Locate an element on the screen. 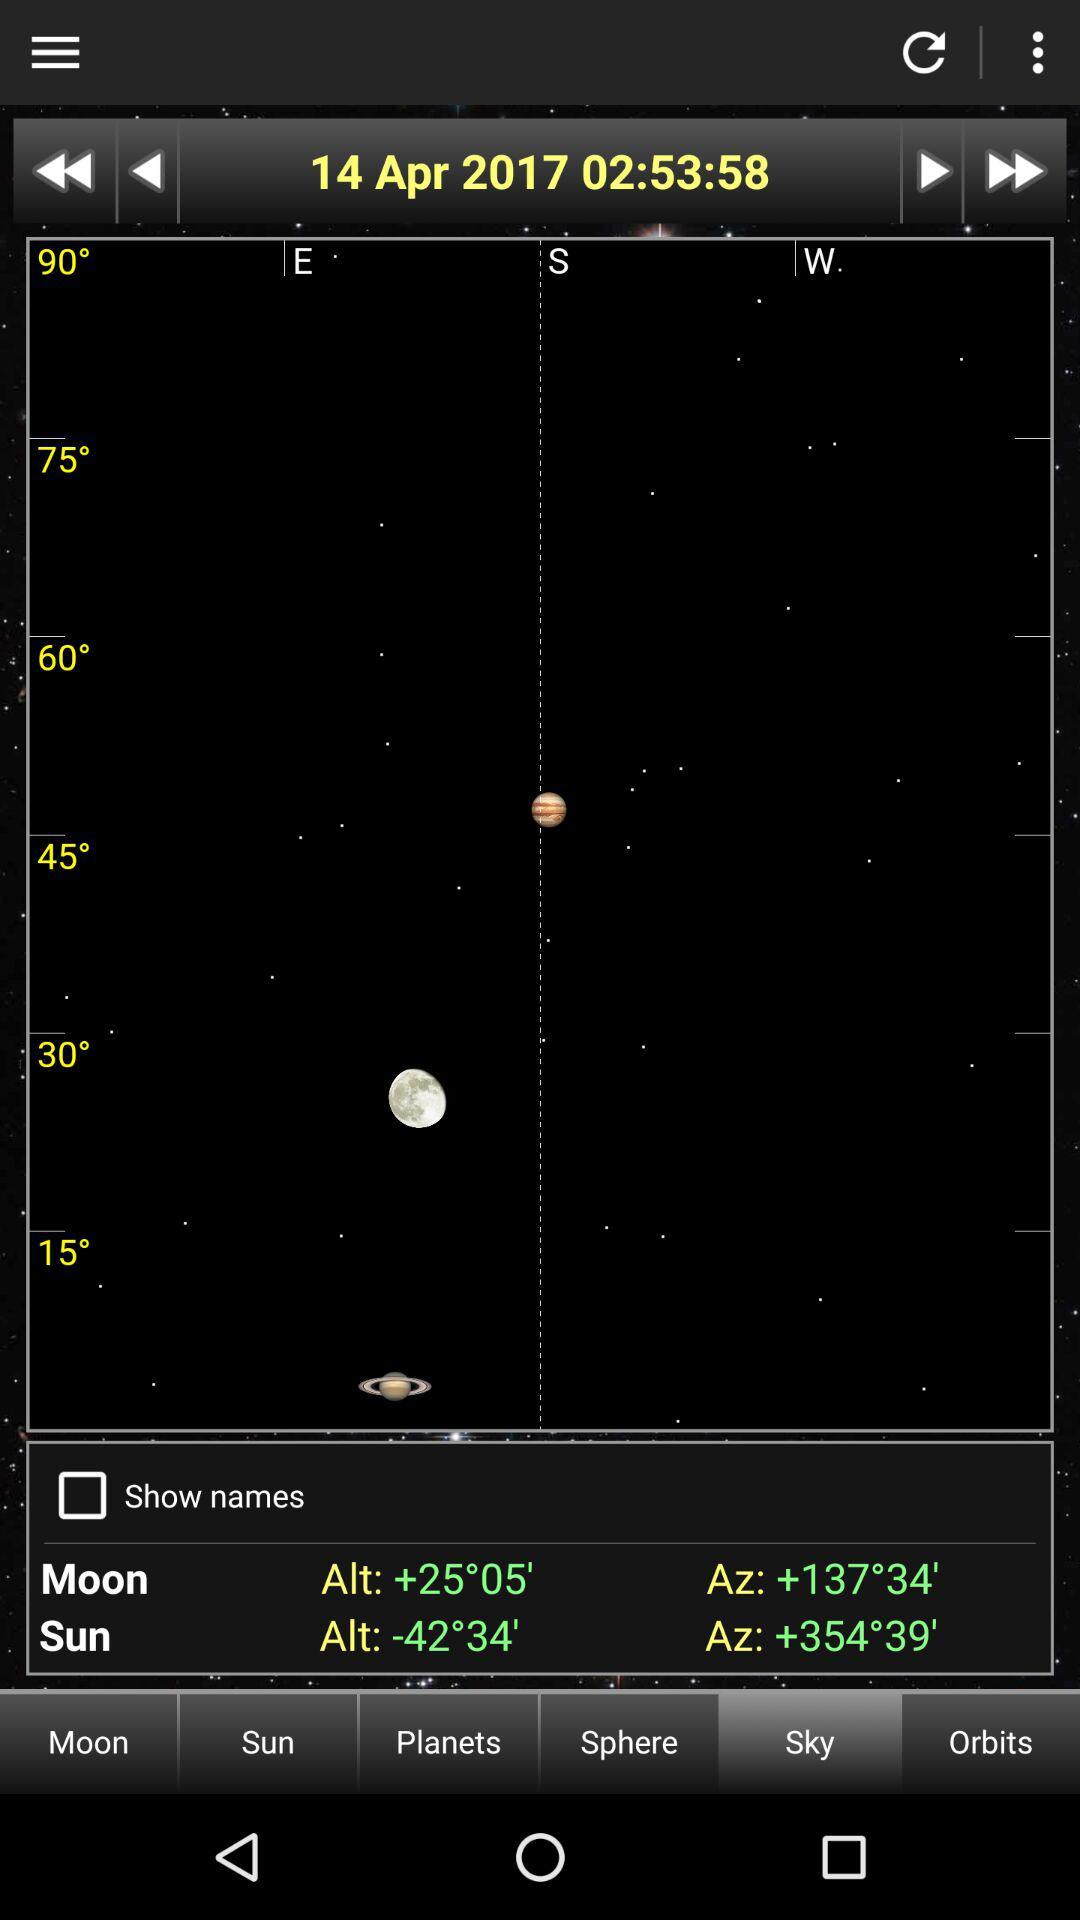 This screenshot has height=1920, width=1080. 14 apr 2017  app is located at coordinates (444, 171).